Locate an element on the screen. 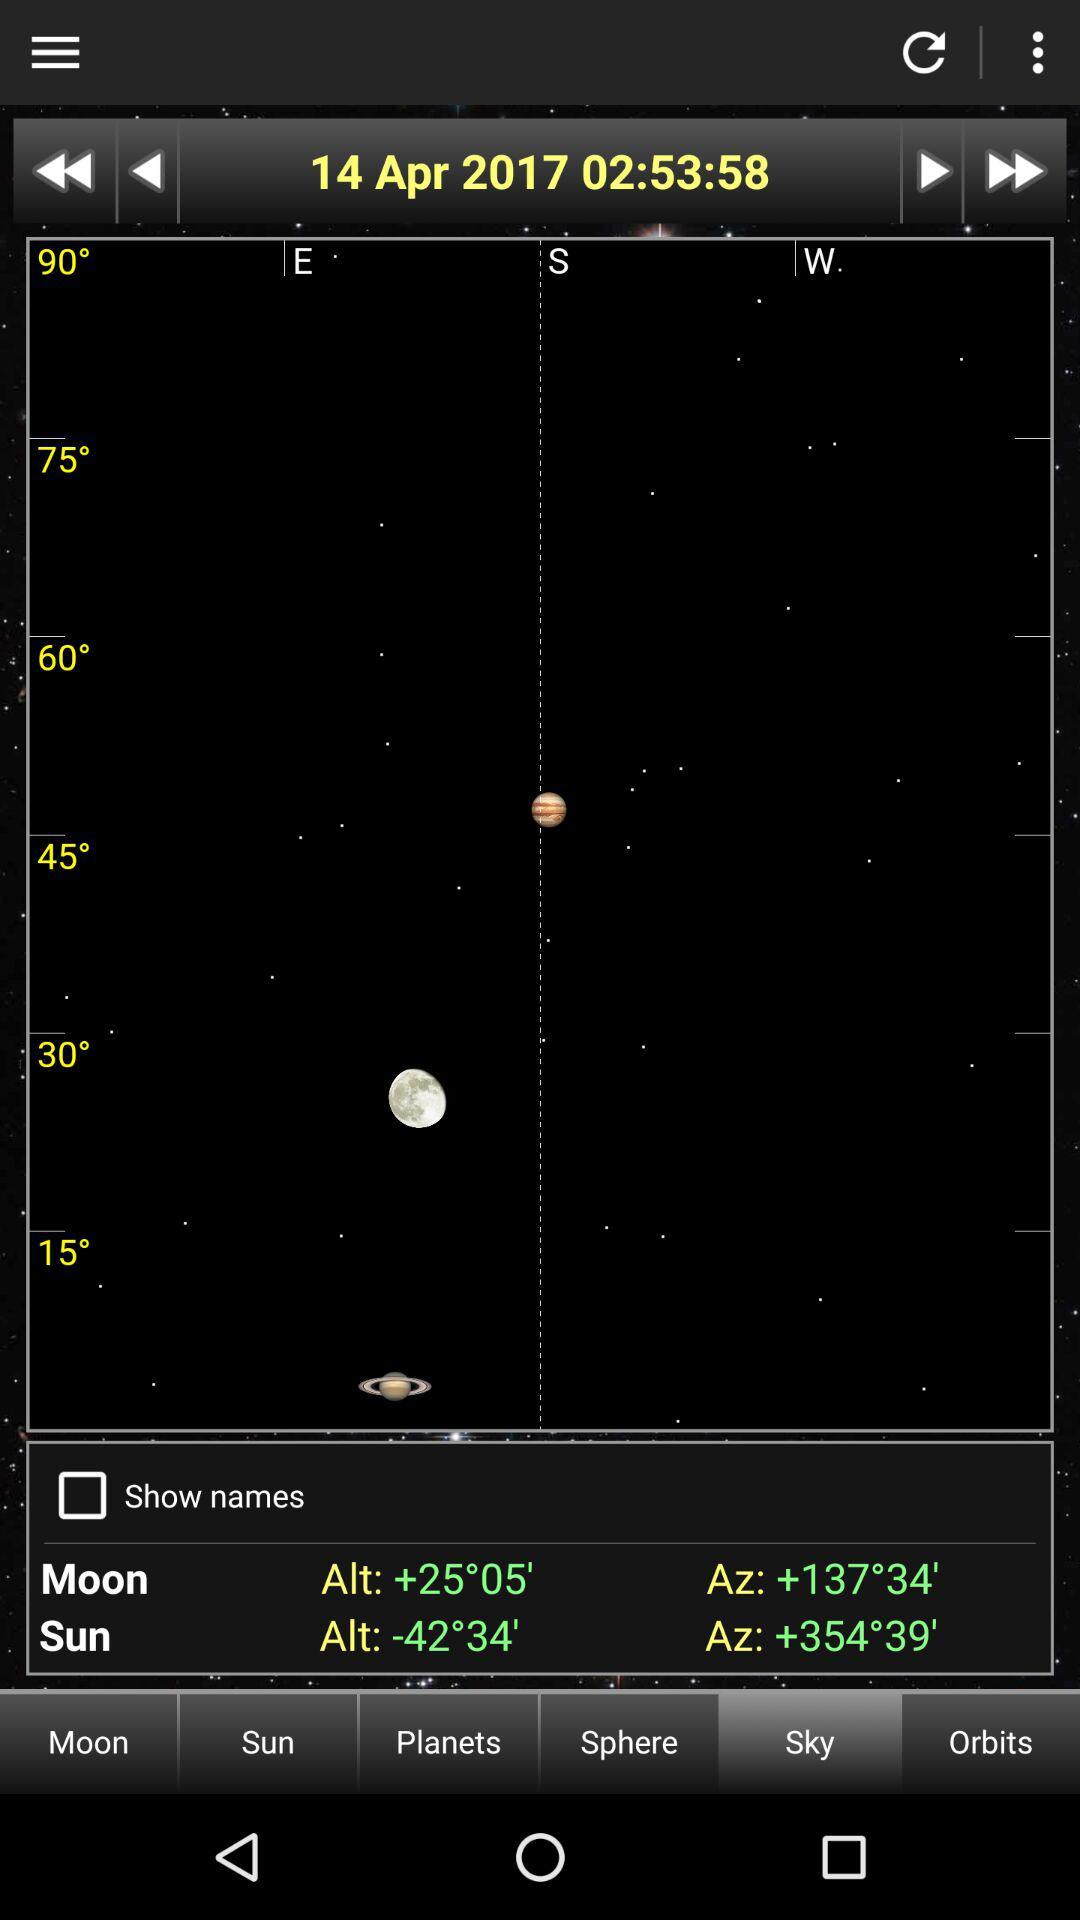 This screenshot has height=1920, width=1080. 14 apr 2017  app is located at coordinates (444, 171).